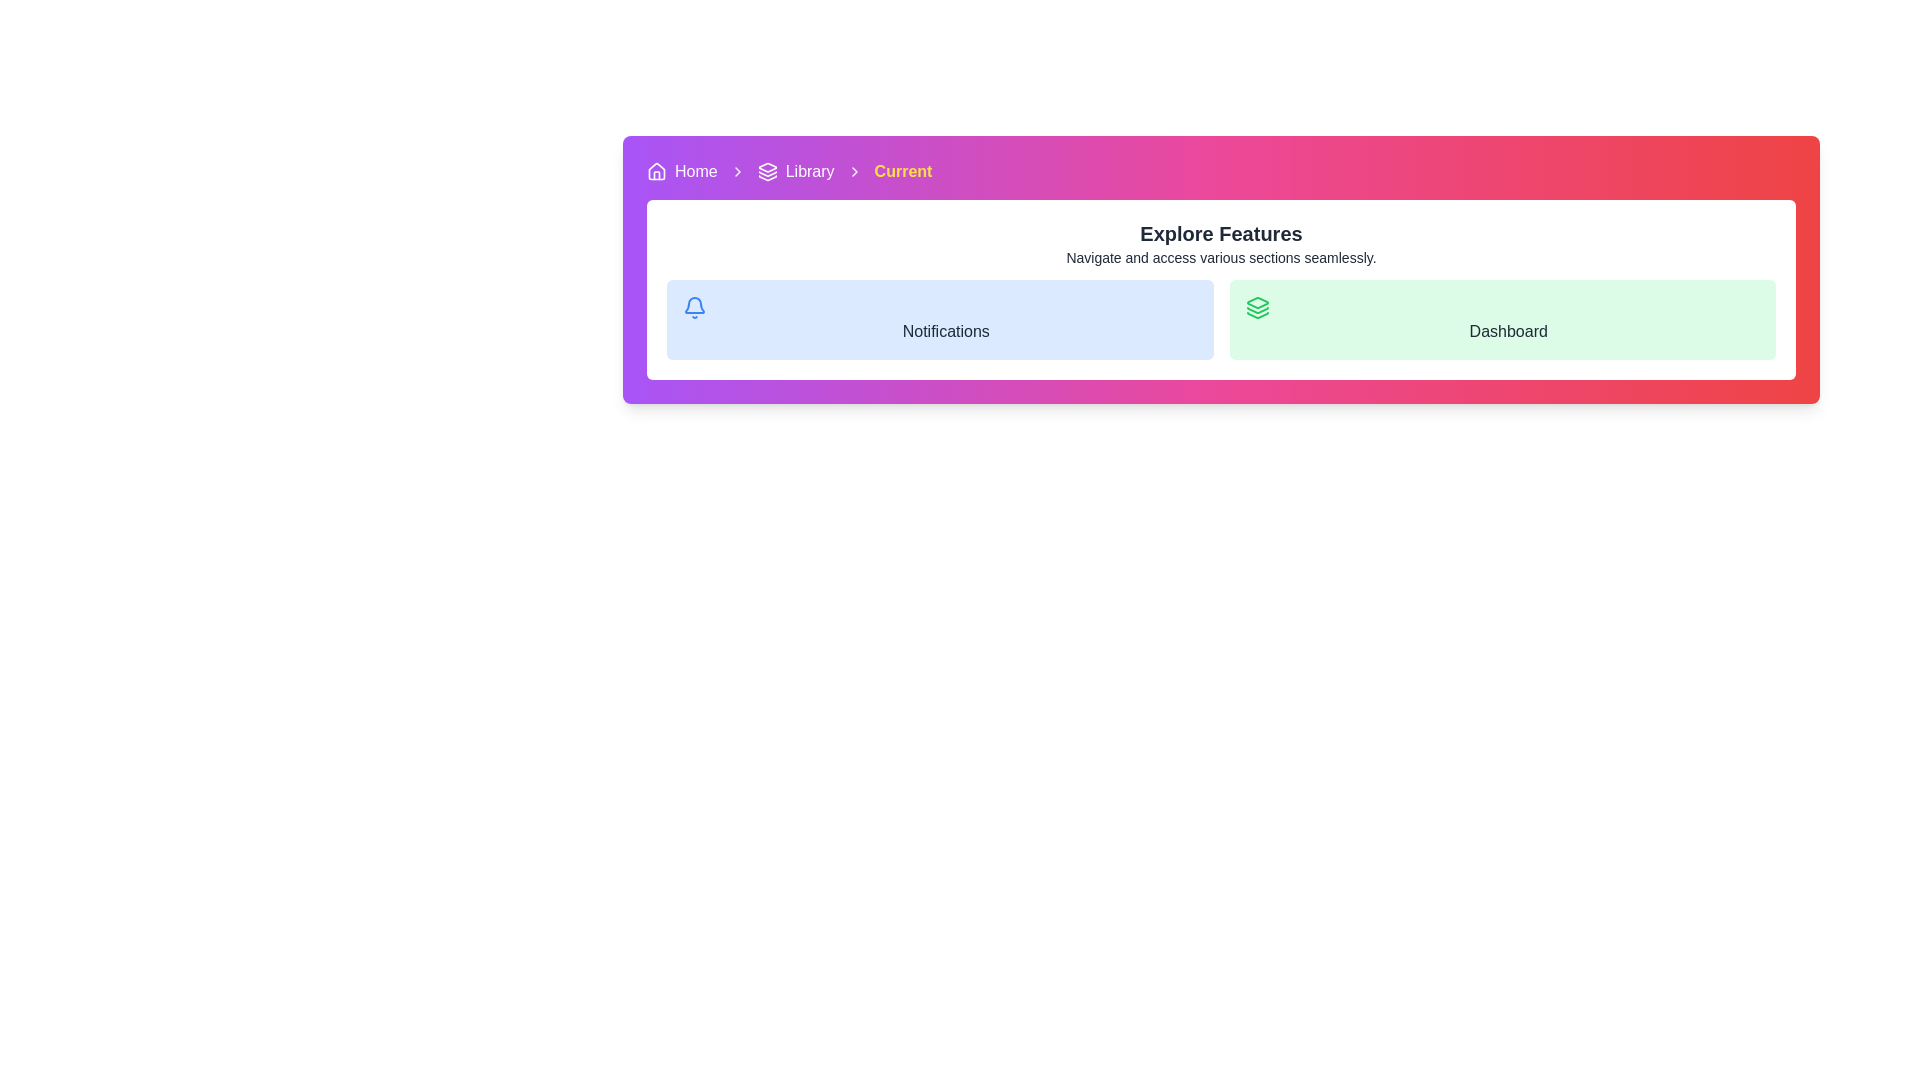 The image size is (1920, 1080). What do you see at coordinates (854, 171) in the screenshot?
I see `the third chevron icon positioned between the breadcrumb links 'Library' and 'Current' in the breadcrumb navigation bar` at bounding box center [854, 171].